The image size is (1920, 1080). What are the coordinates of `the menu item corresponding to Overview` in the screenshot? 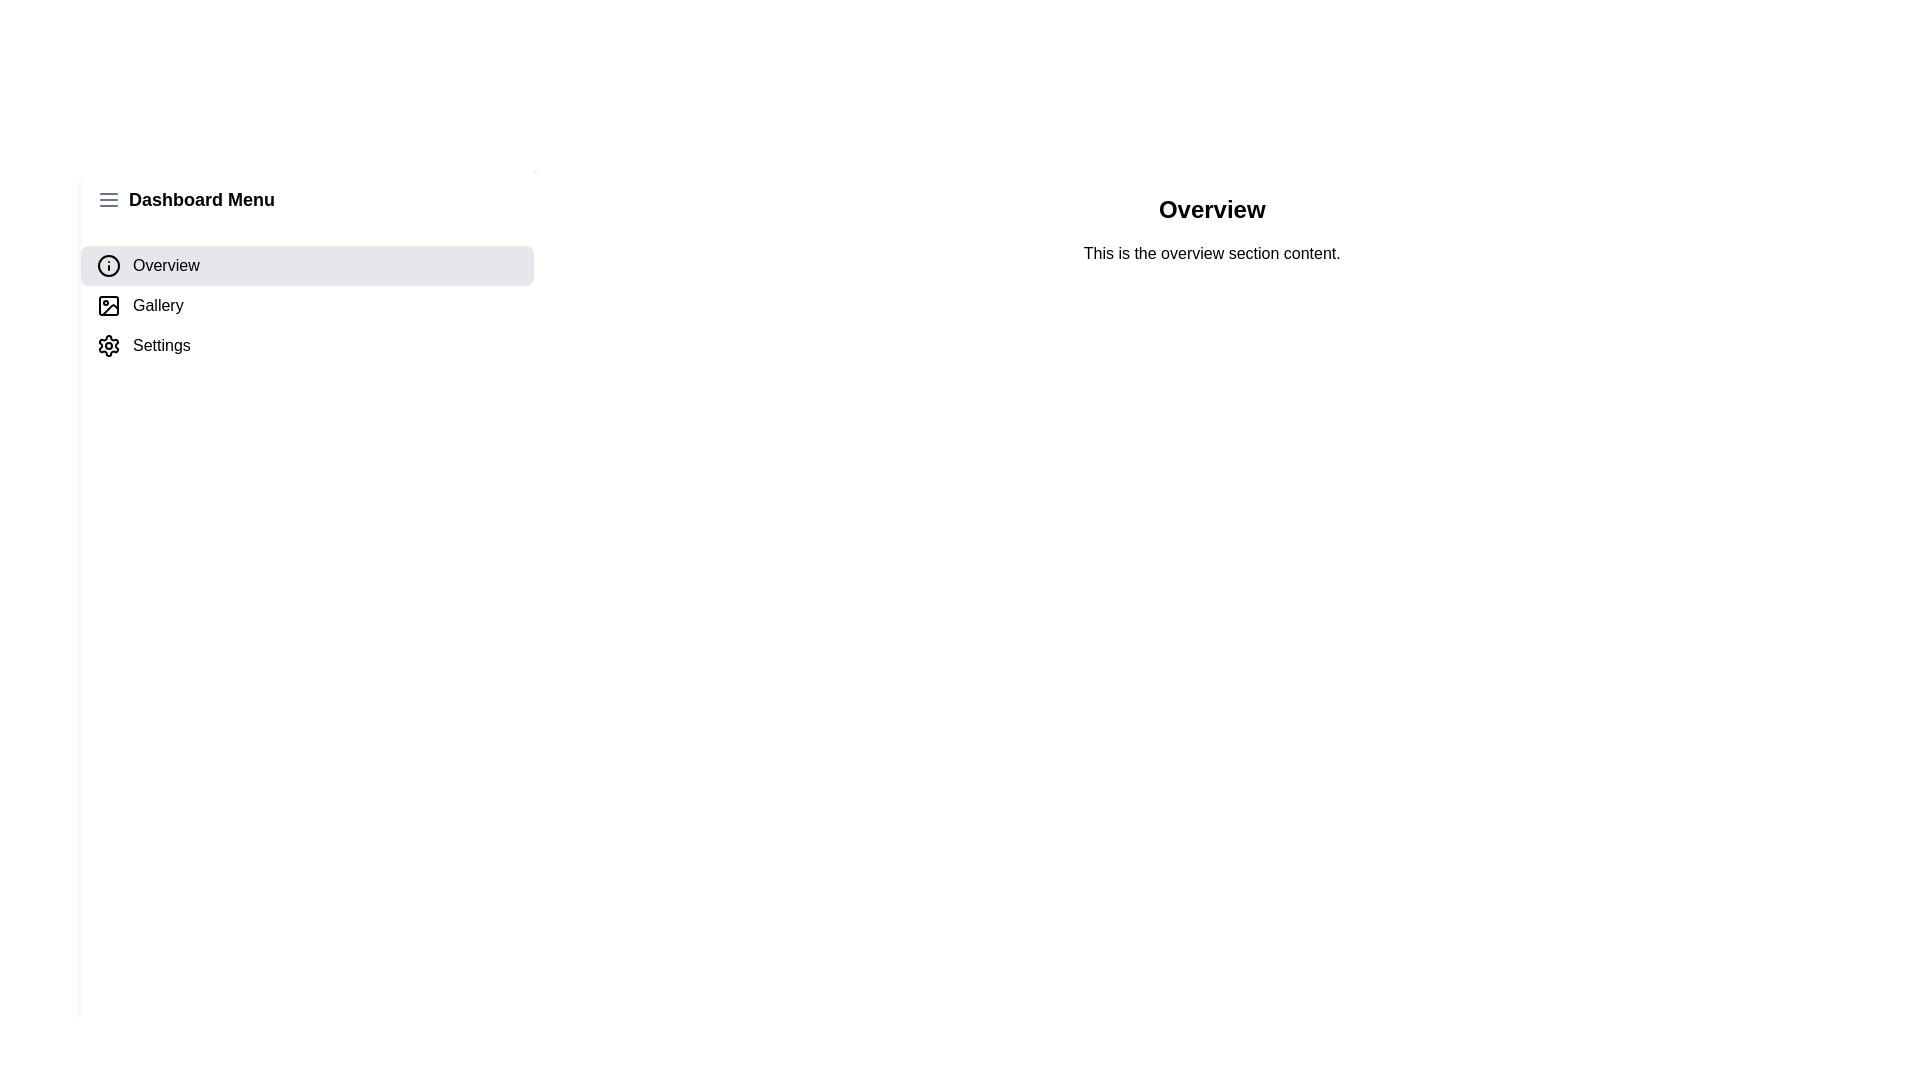 It's located at (306, 265).